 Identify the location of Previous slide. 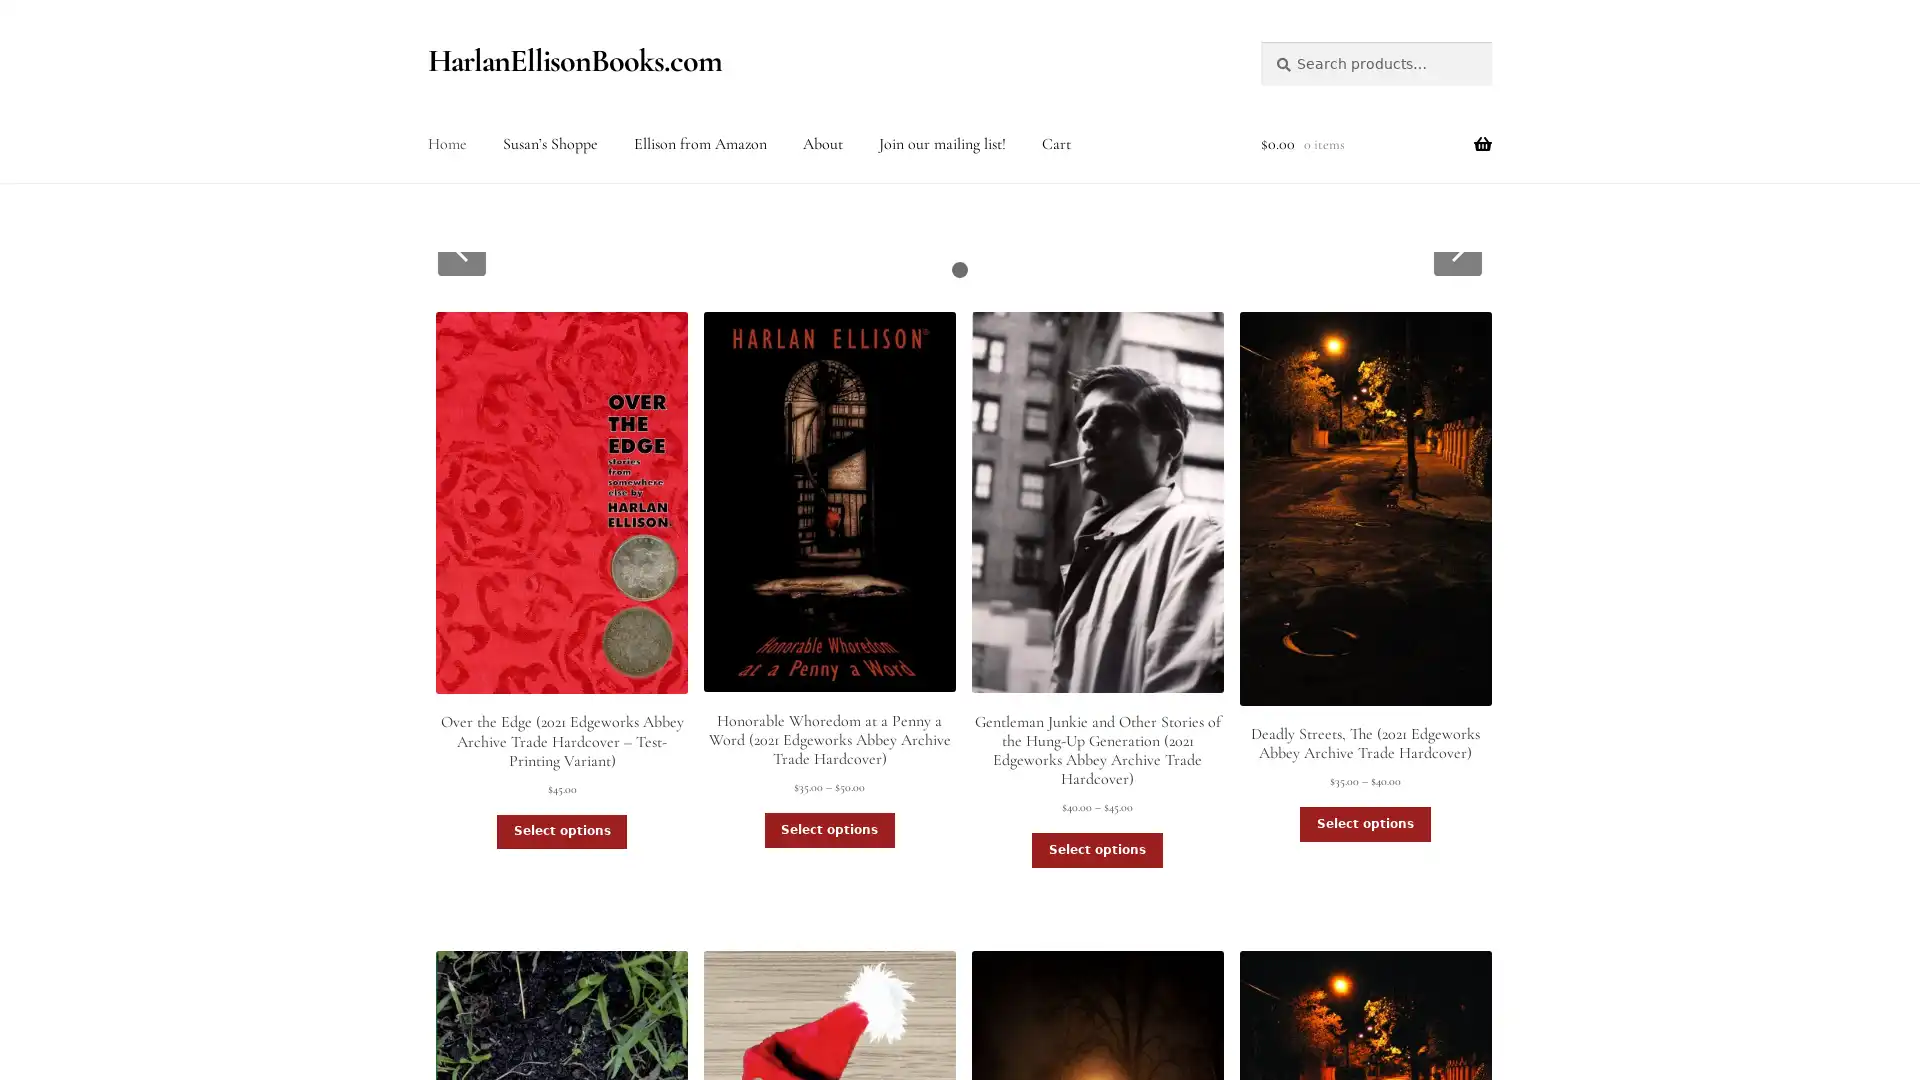
(460, 250).